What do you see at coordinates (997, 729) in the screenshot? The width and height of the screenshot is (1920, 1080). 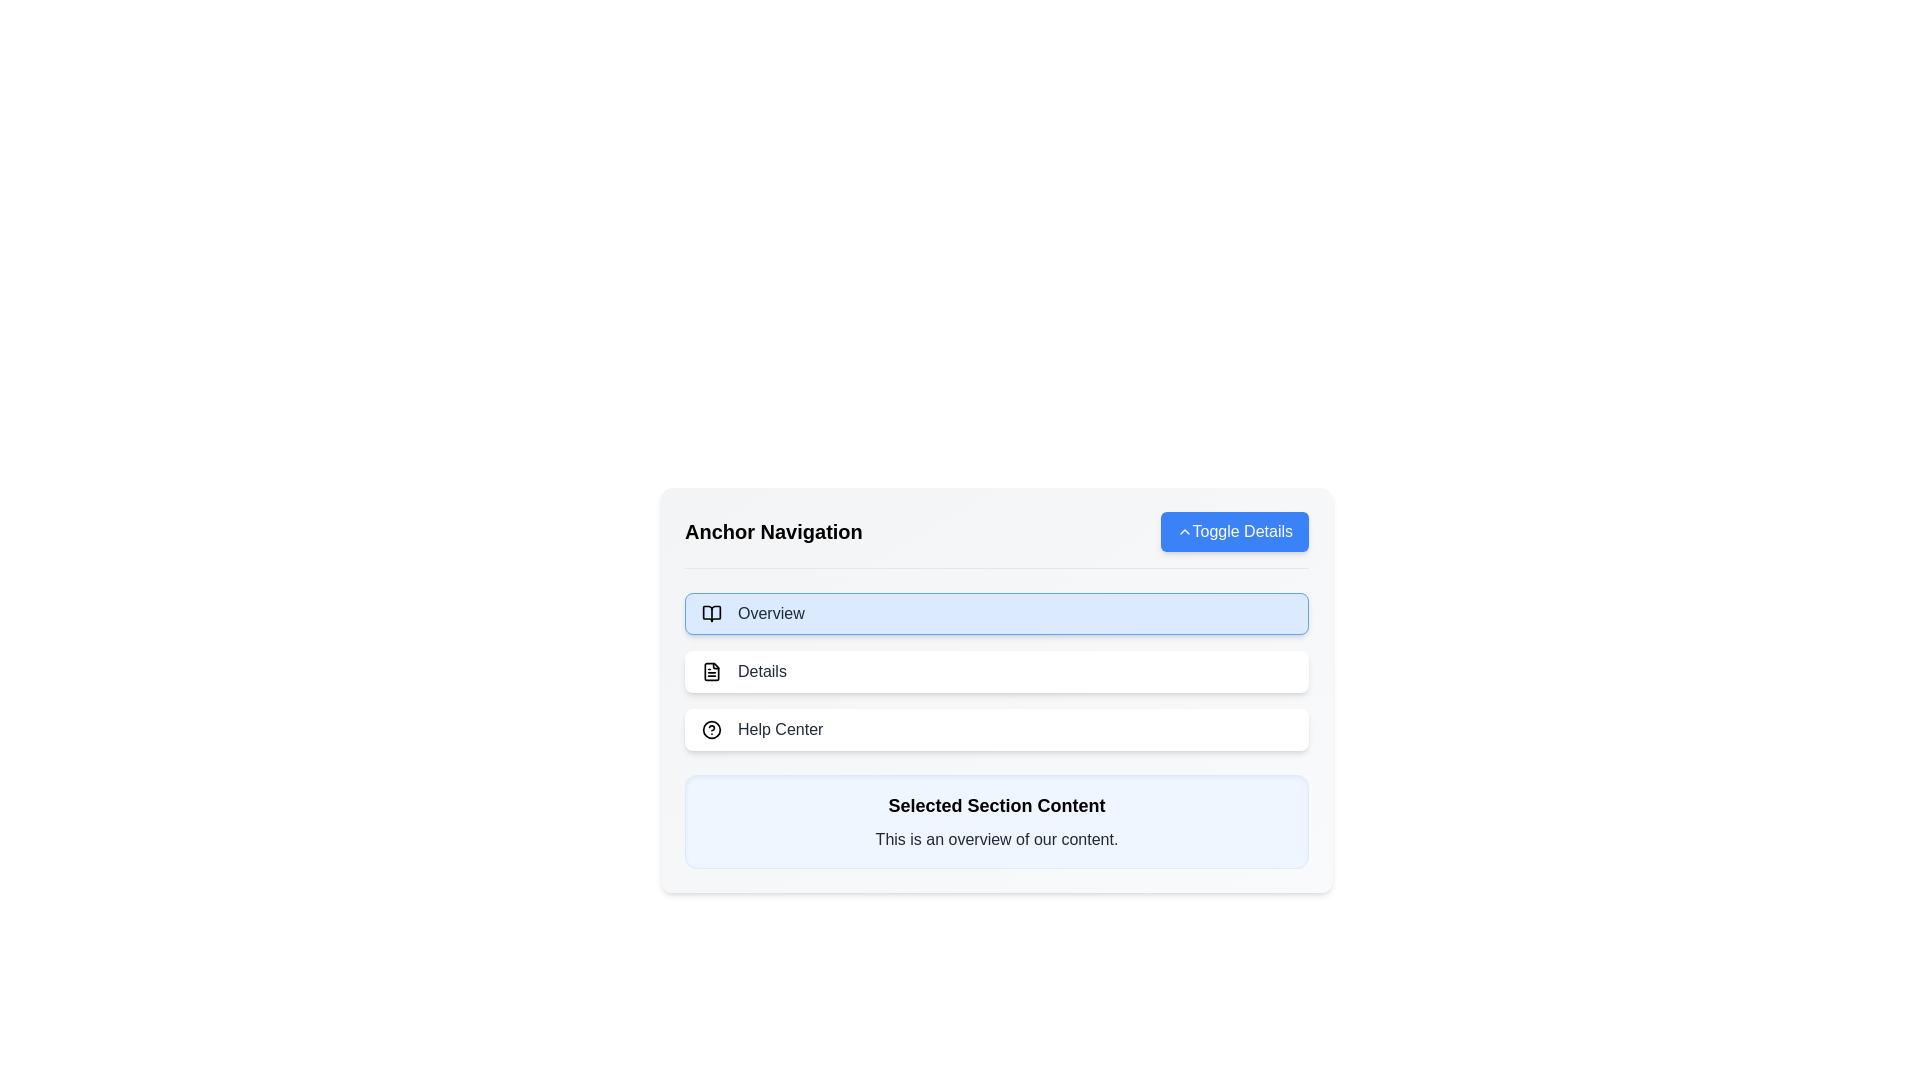 I see `the 'Help Center' navigation link located as the third item in the 'Anchor Navigation' group` at bounding box center [997, 729].